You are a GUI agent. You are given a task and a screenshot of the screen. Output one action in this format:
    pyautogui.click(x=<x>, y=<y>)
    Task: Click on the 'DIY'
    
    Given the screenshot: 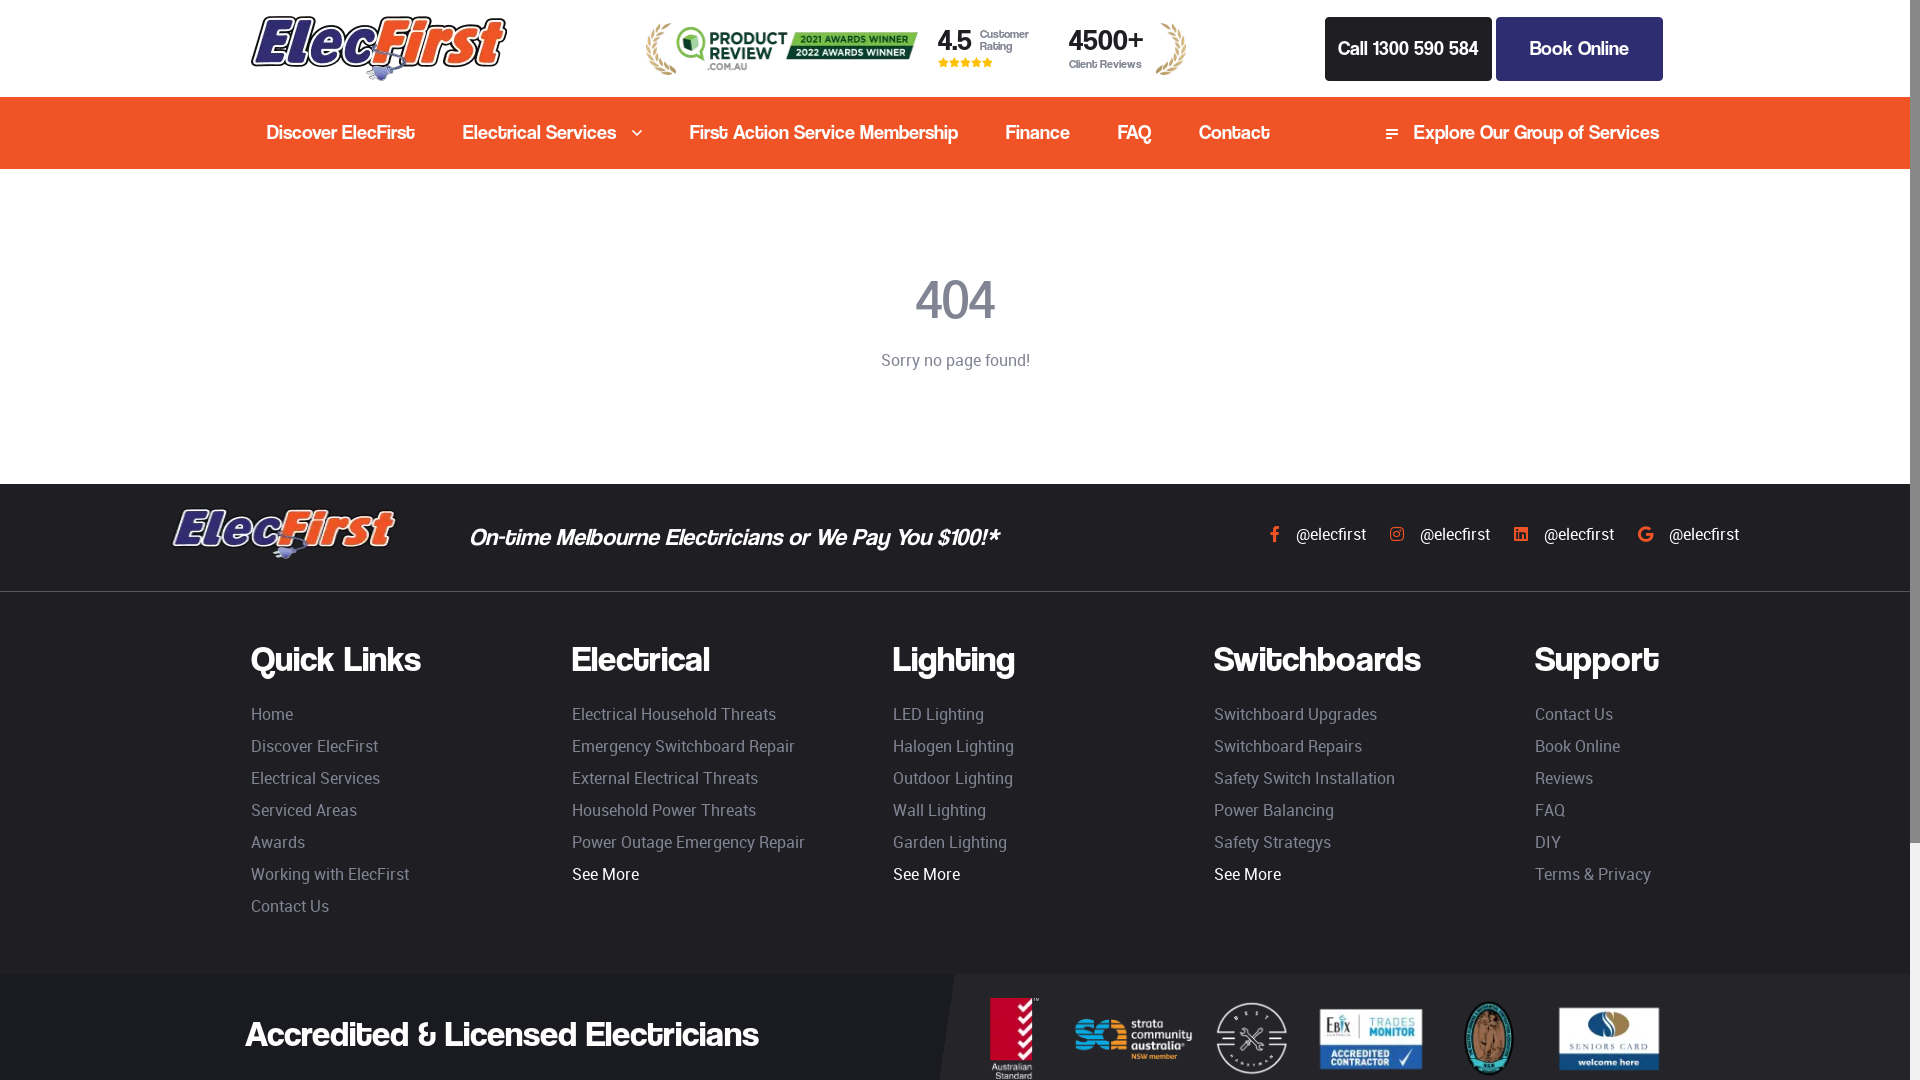 What is the action you would take?
    pyautogui.click(x=1546, y=841)
    